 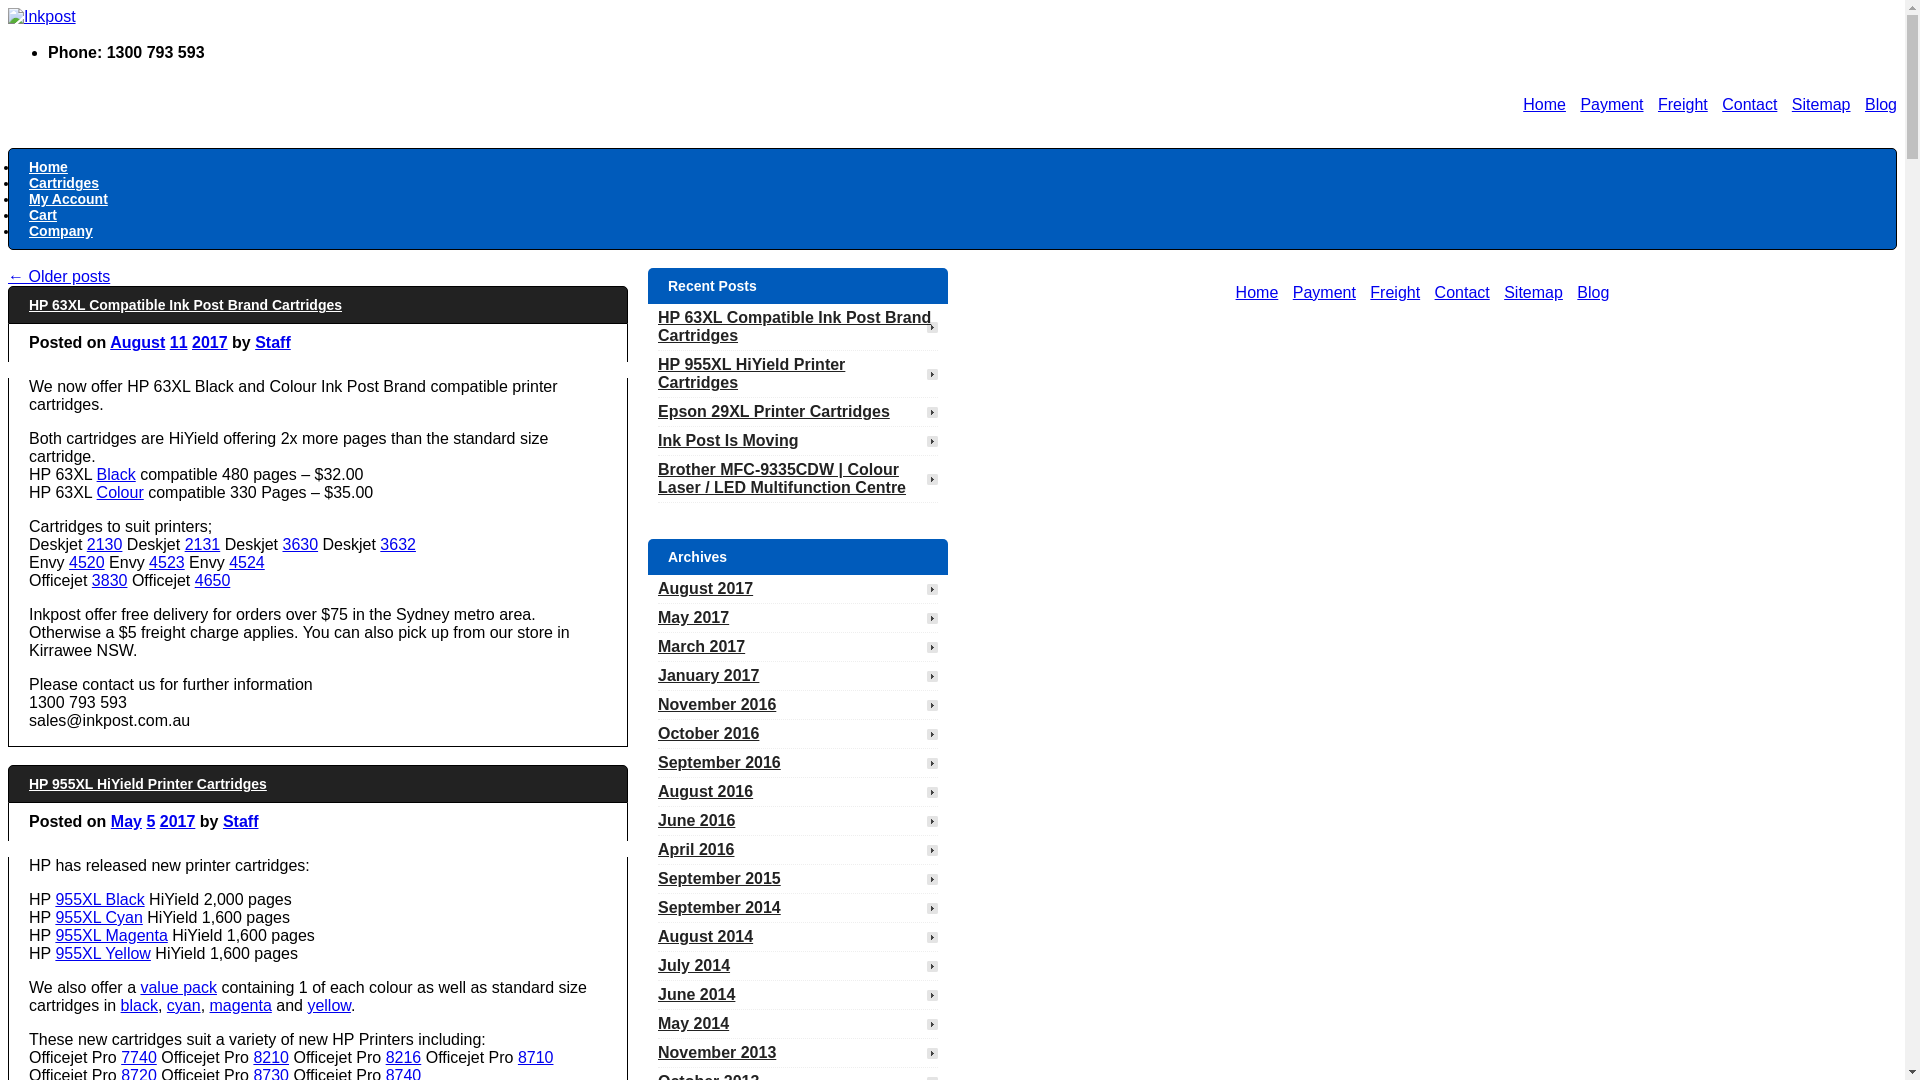 What do you see at coordinates (68, 199) in the screenshot?
I see `'My Account'` at bounding box center [68, 199].